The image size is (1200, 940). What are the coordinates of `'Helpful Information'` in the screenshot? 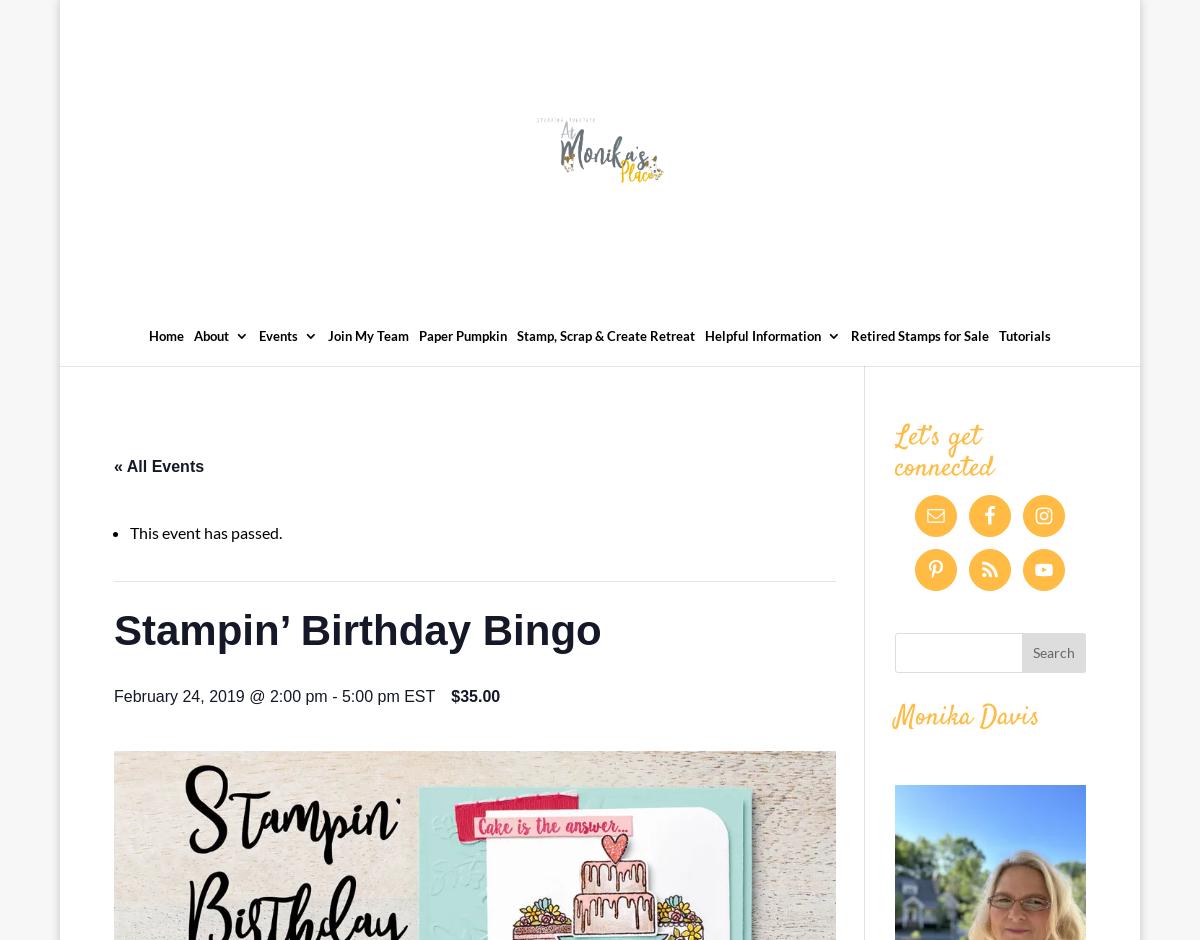 It's located at (761, 335).